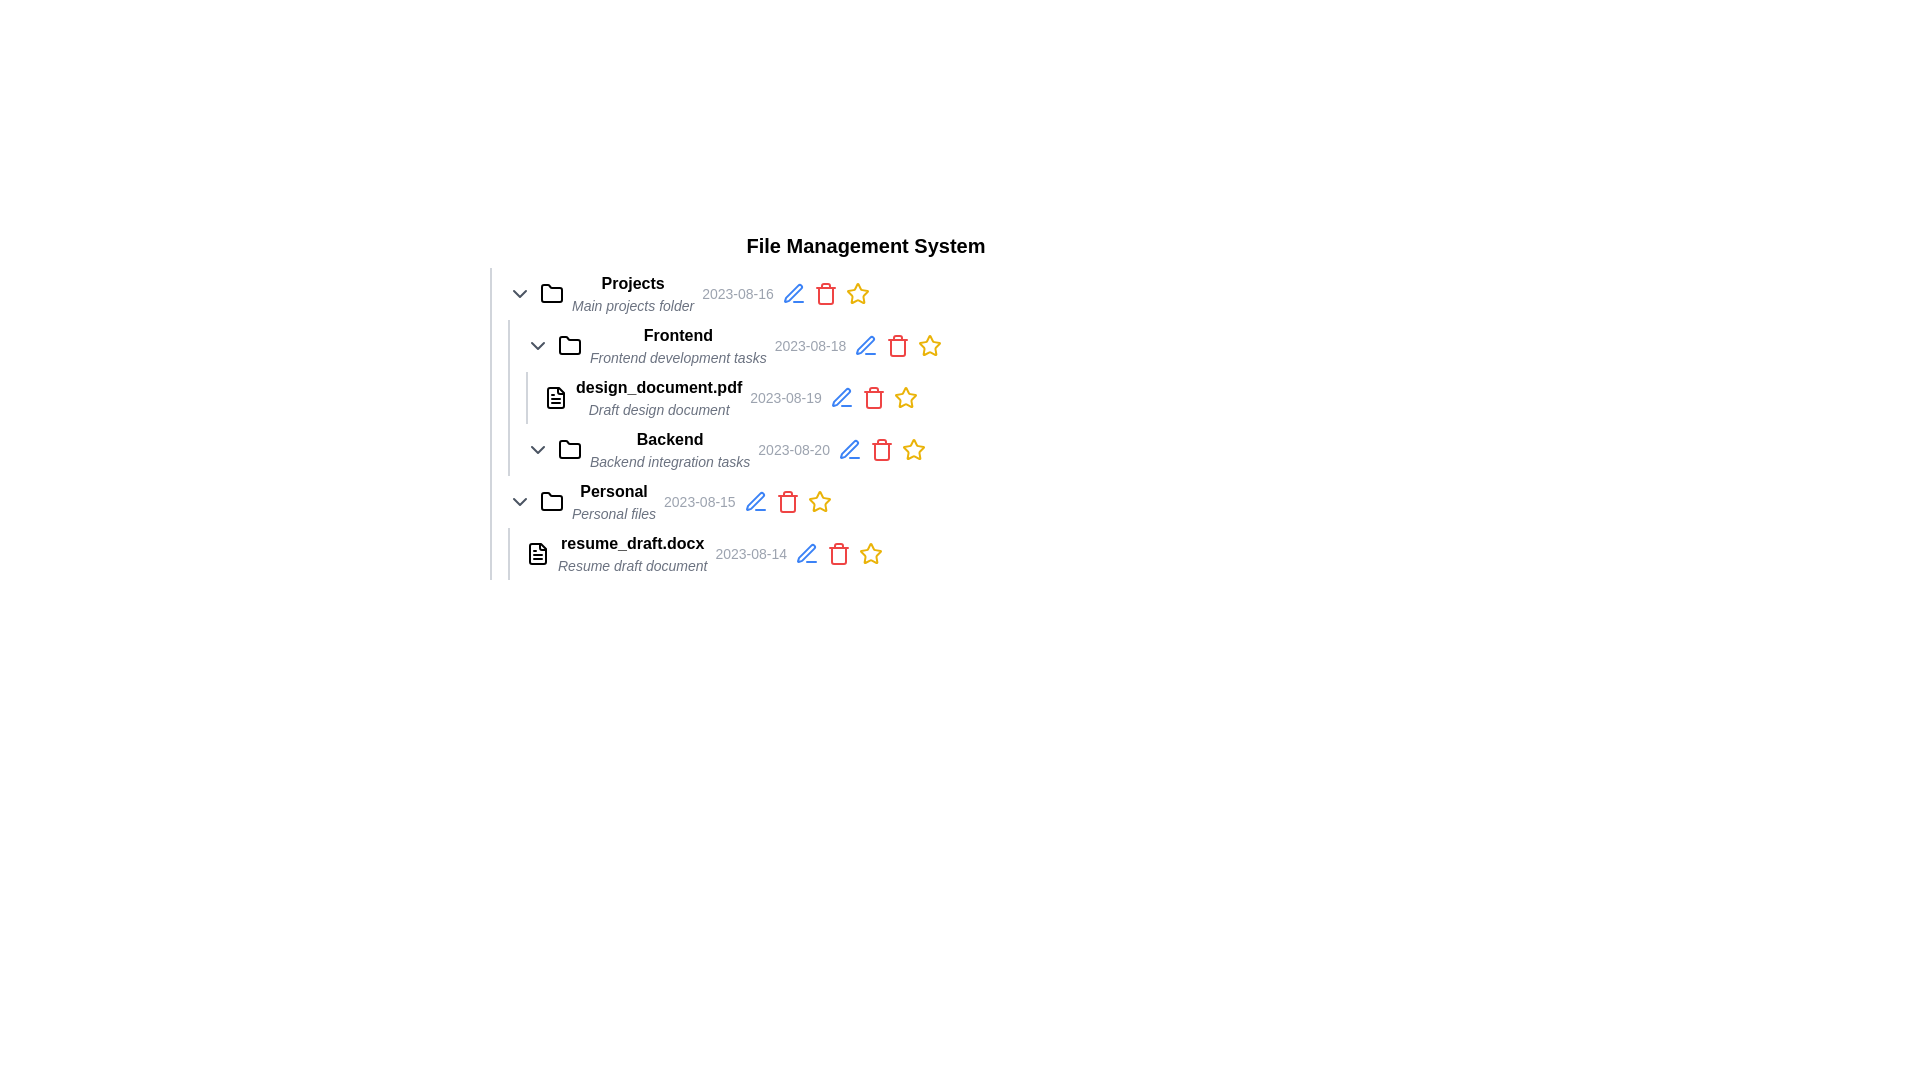  What do you see at coordinates (556, 397) in the screenshot?
I see `the rectangular document icon with a fold in the top-right corner, located next to the label 'design_document.pdf' in the file management interface` at bounding box center [556, 397].